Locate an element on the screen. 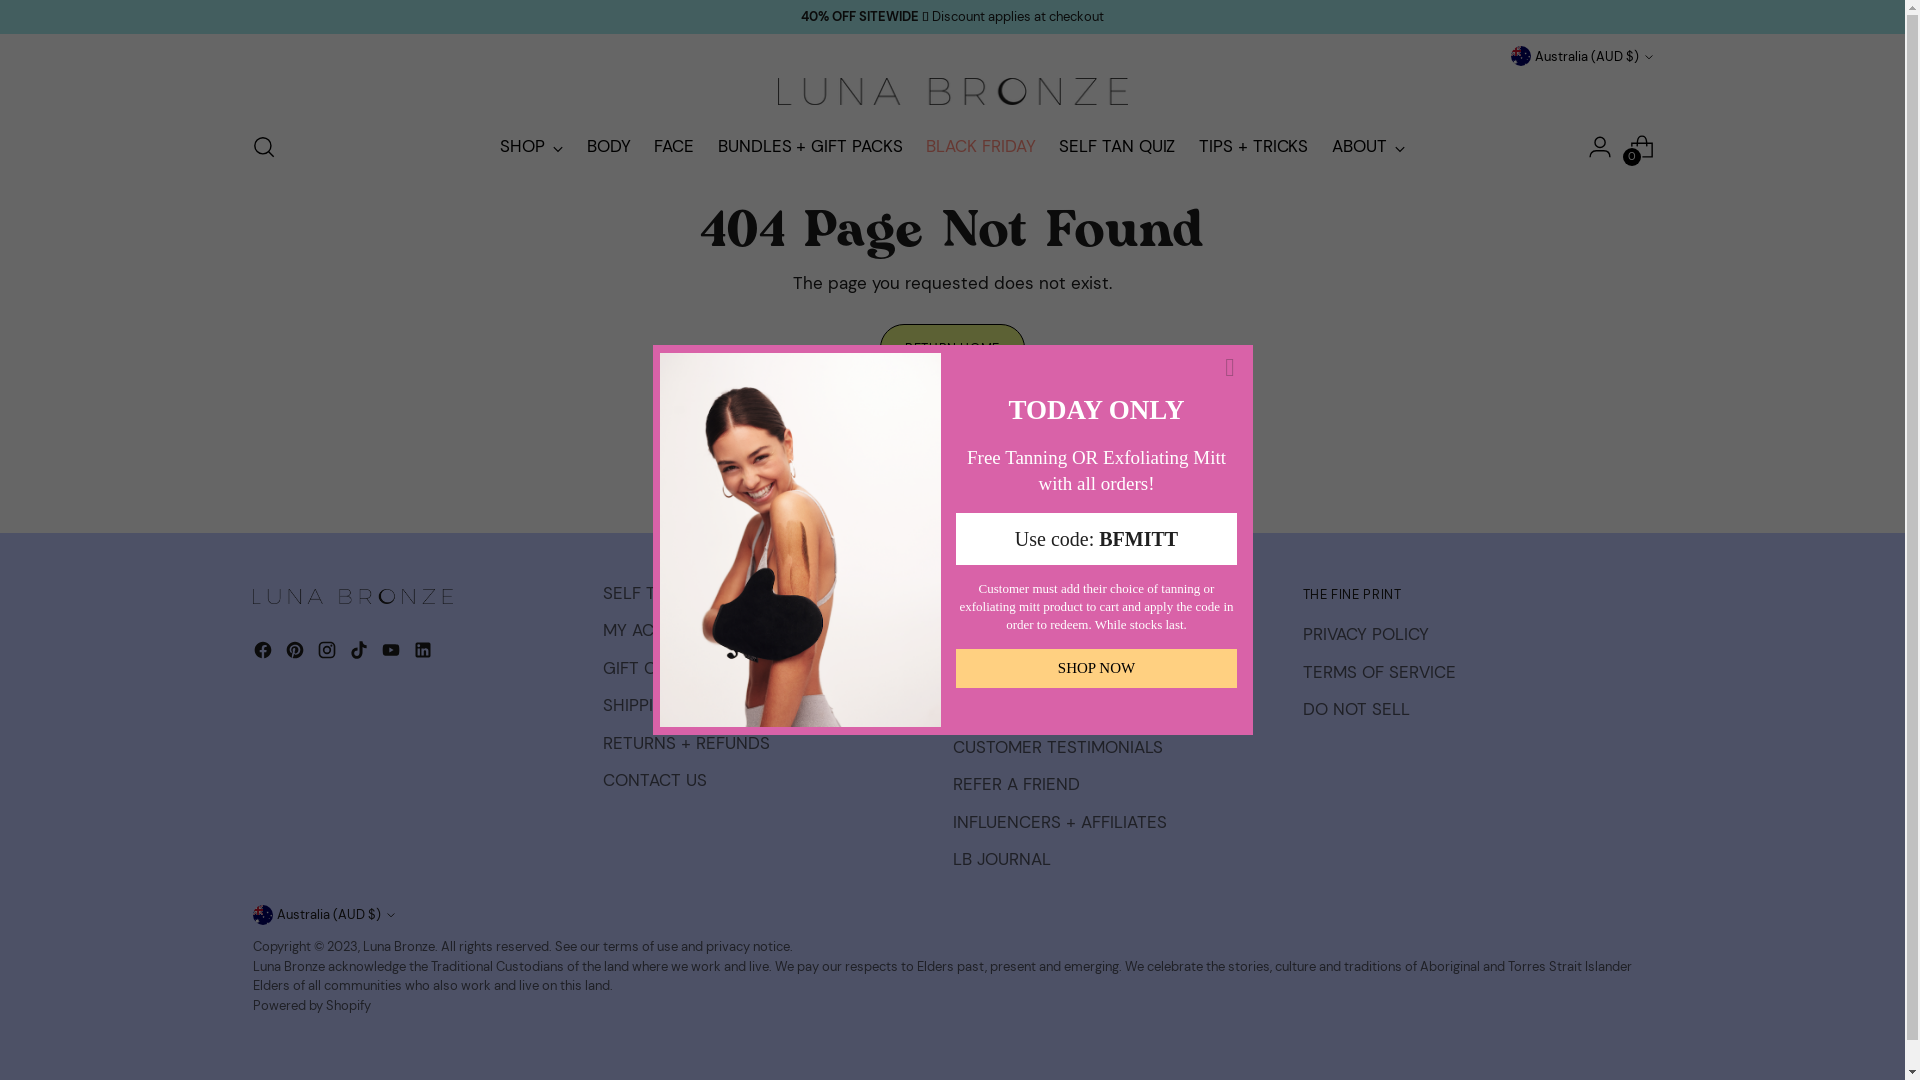 The image size is (1920, 1080). 'TERMS OF SERVICE' is located at coordinates (1377, 671).